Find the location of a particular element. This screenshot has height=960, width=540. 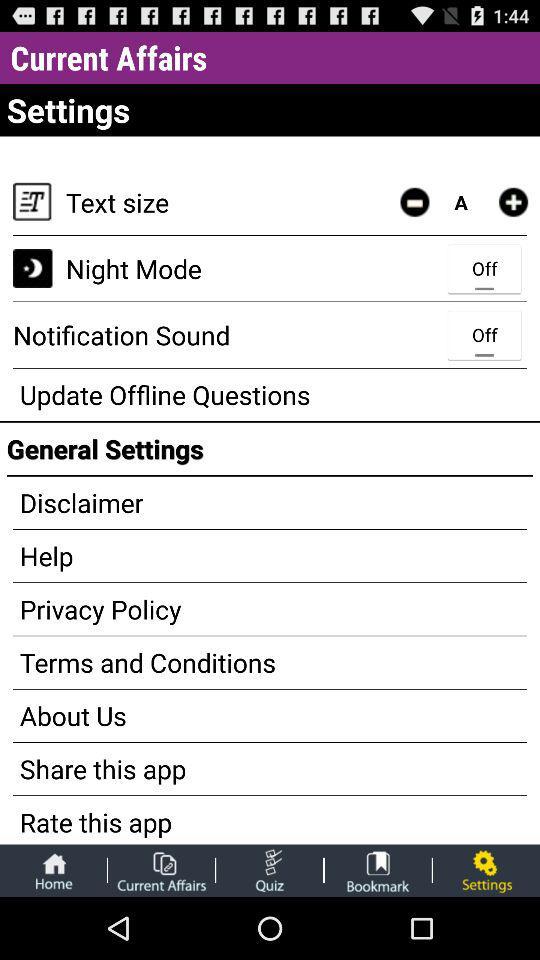

the app to the left of the a is located at coordinates (413, 202).